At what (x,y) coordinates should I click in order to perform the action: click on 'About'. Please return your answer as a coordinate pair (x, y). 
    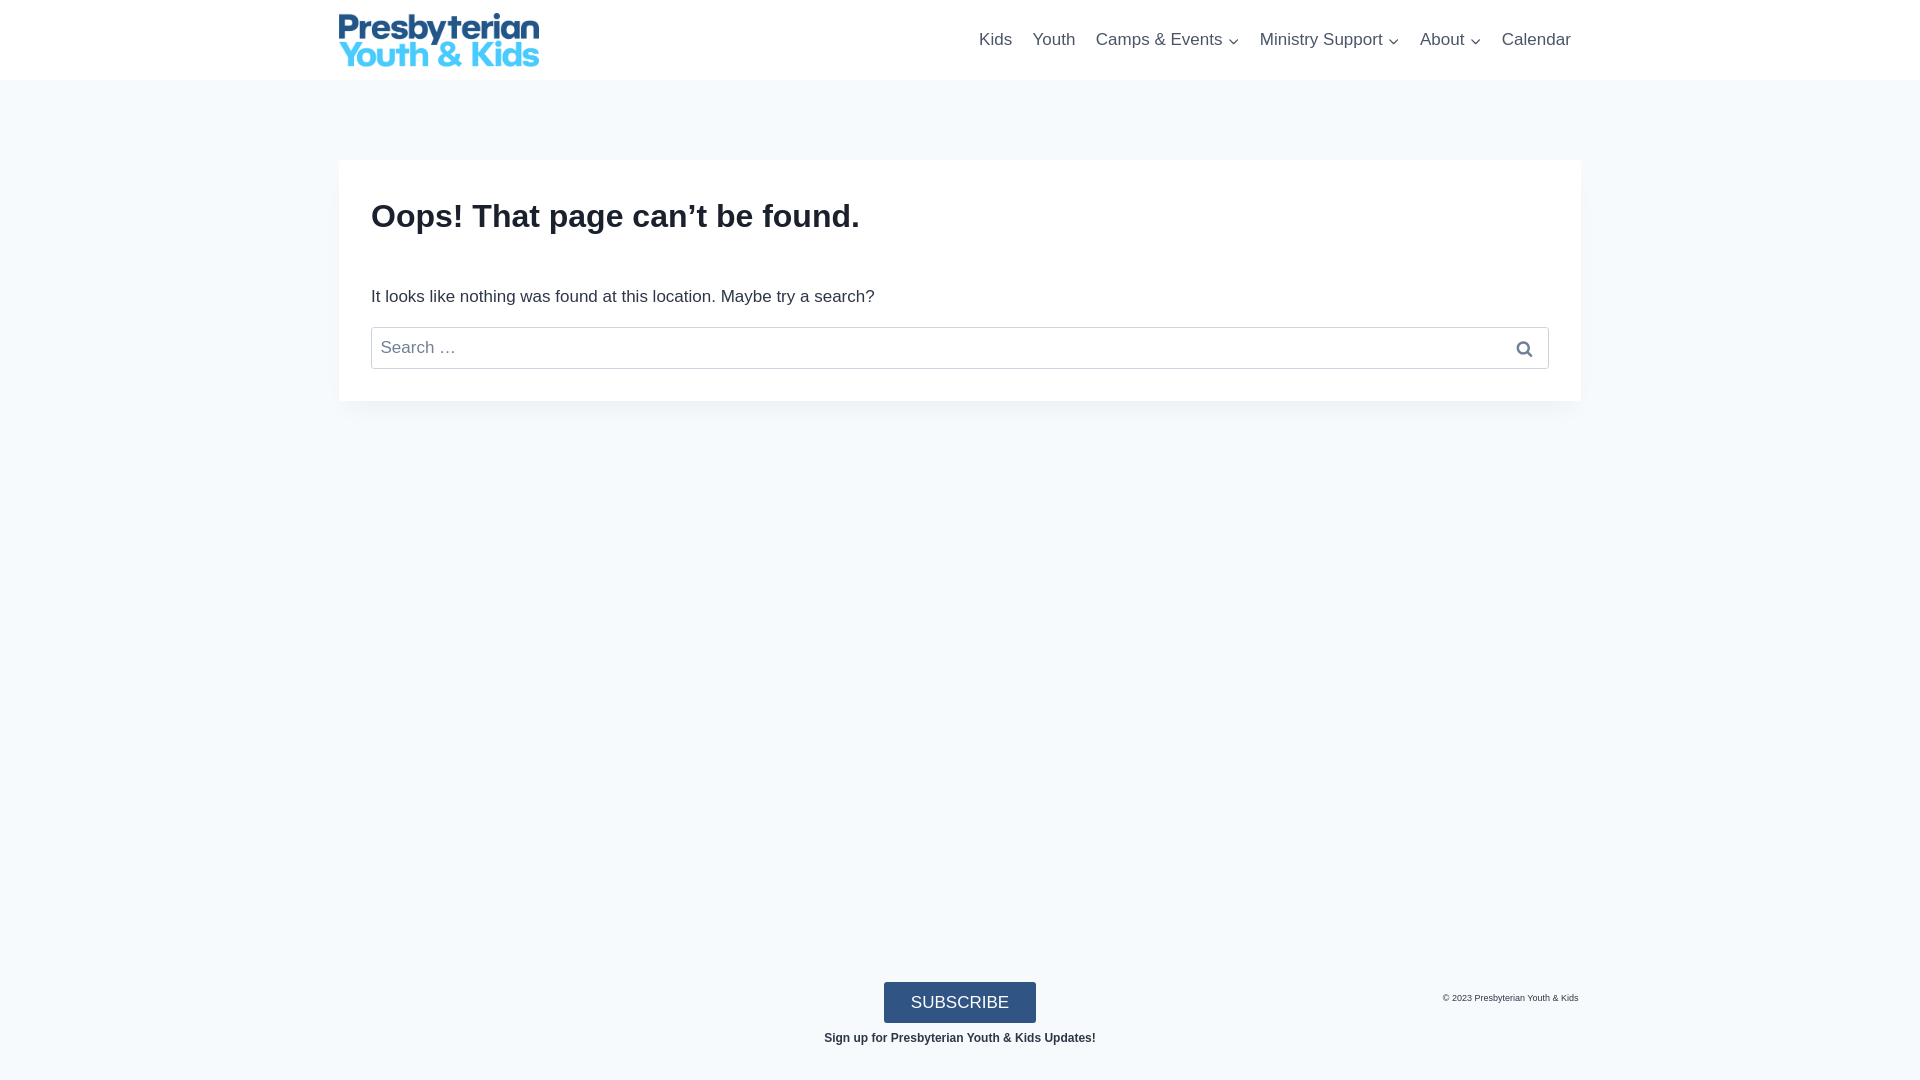
    Looking at the image, I should click on (1450, 39).